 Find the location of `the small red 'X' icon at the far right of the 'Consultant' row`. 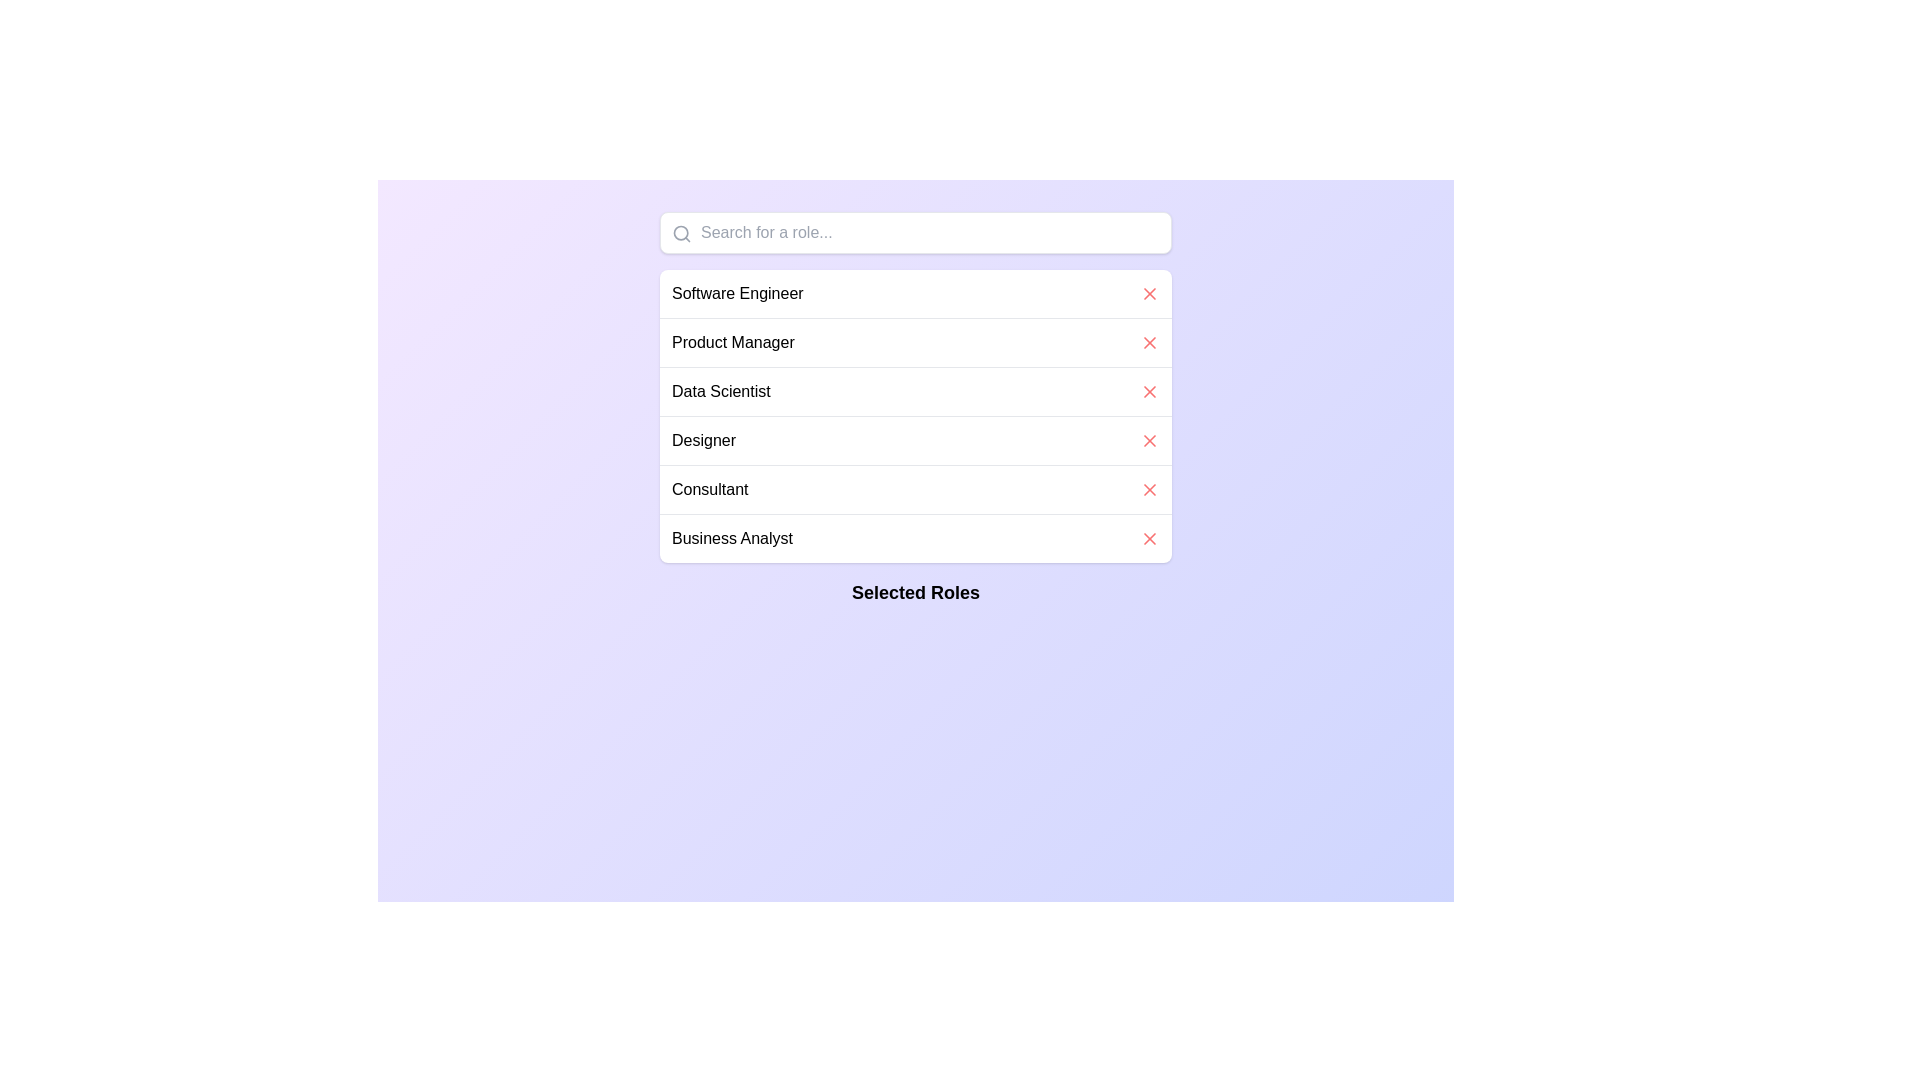

the small red 'X' icon at the far right of the 'Consultant' row is located at coordinates (1150, 489).